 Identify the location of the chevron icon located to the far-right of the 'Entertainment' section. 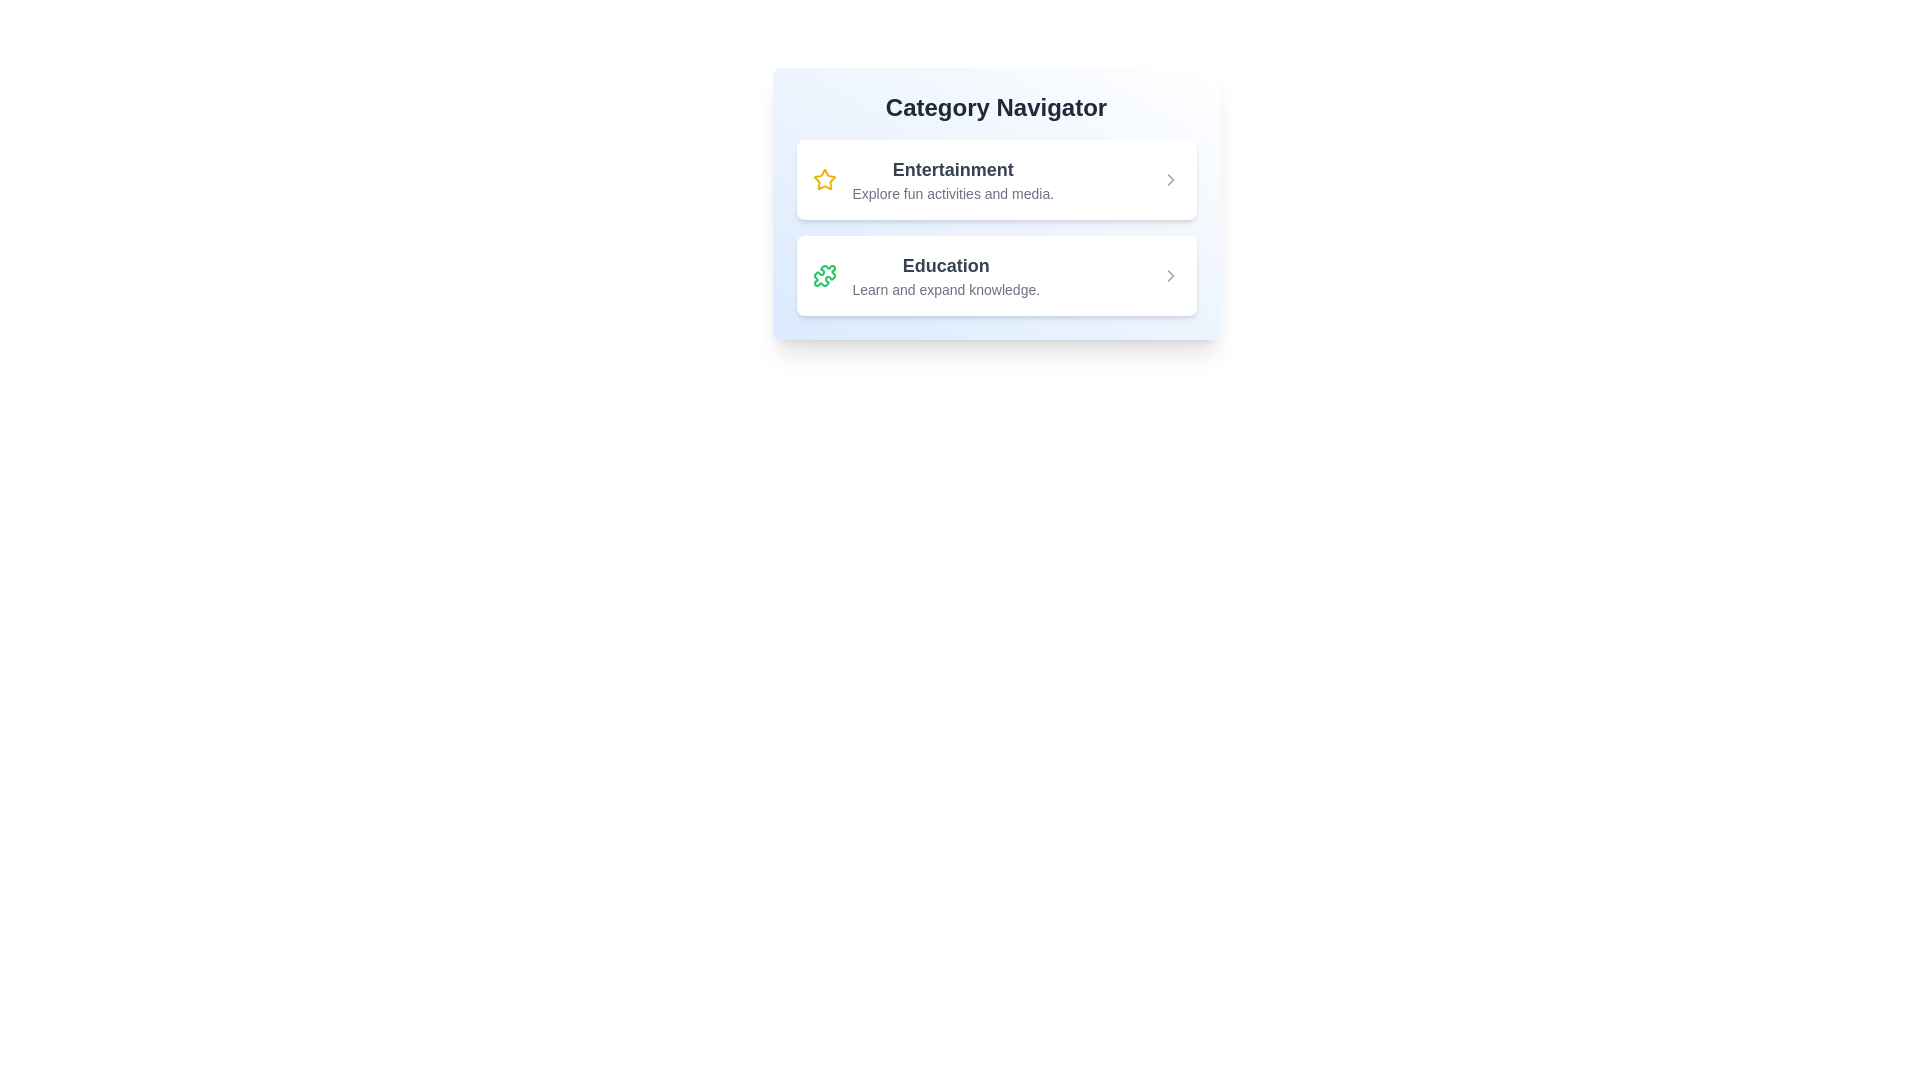
(1170, 180).